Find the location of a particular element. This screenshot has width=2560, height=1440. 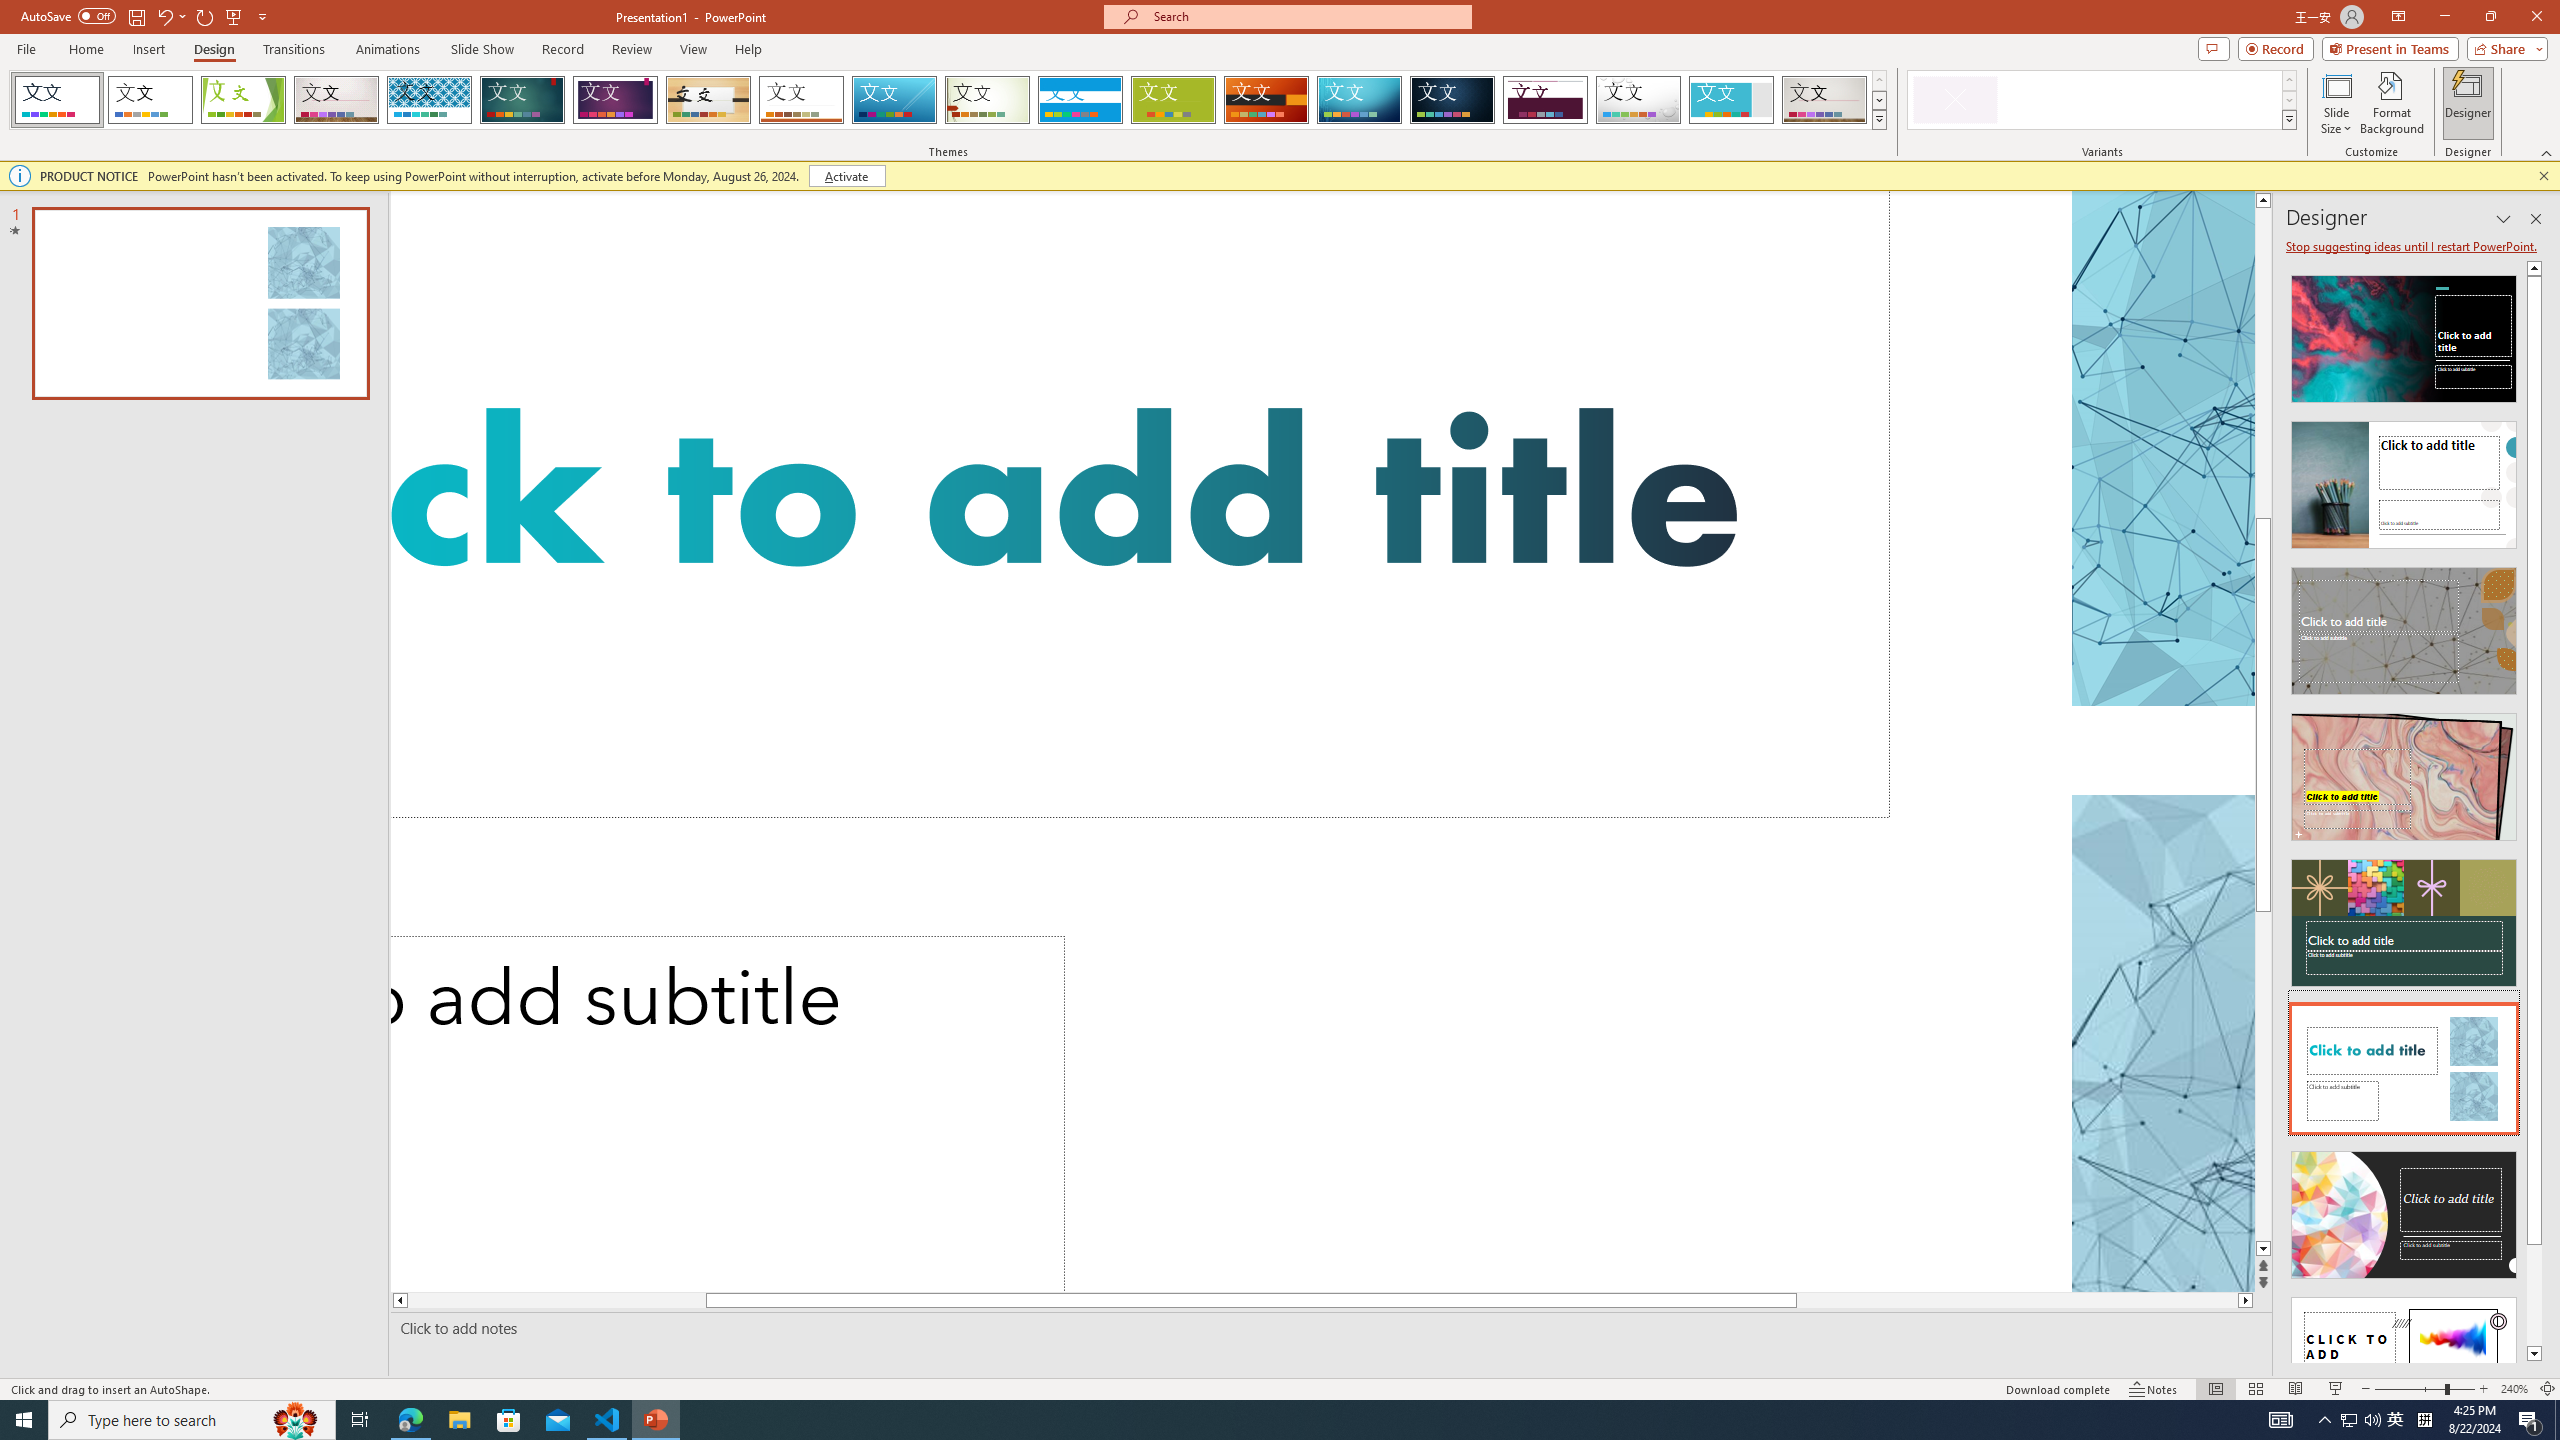

'Wisp' is located at coordinates (987, 99).